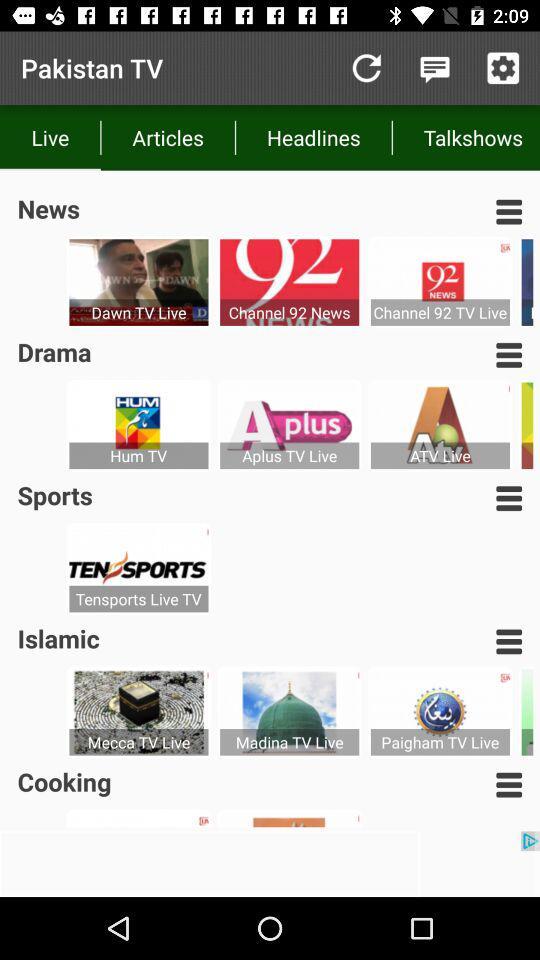 Image resolution: width=540 pixels, height=960 pixels. I want to click on slick on reload symbol, so click(365, 68).